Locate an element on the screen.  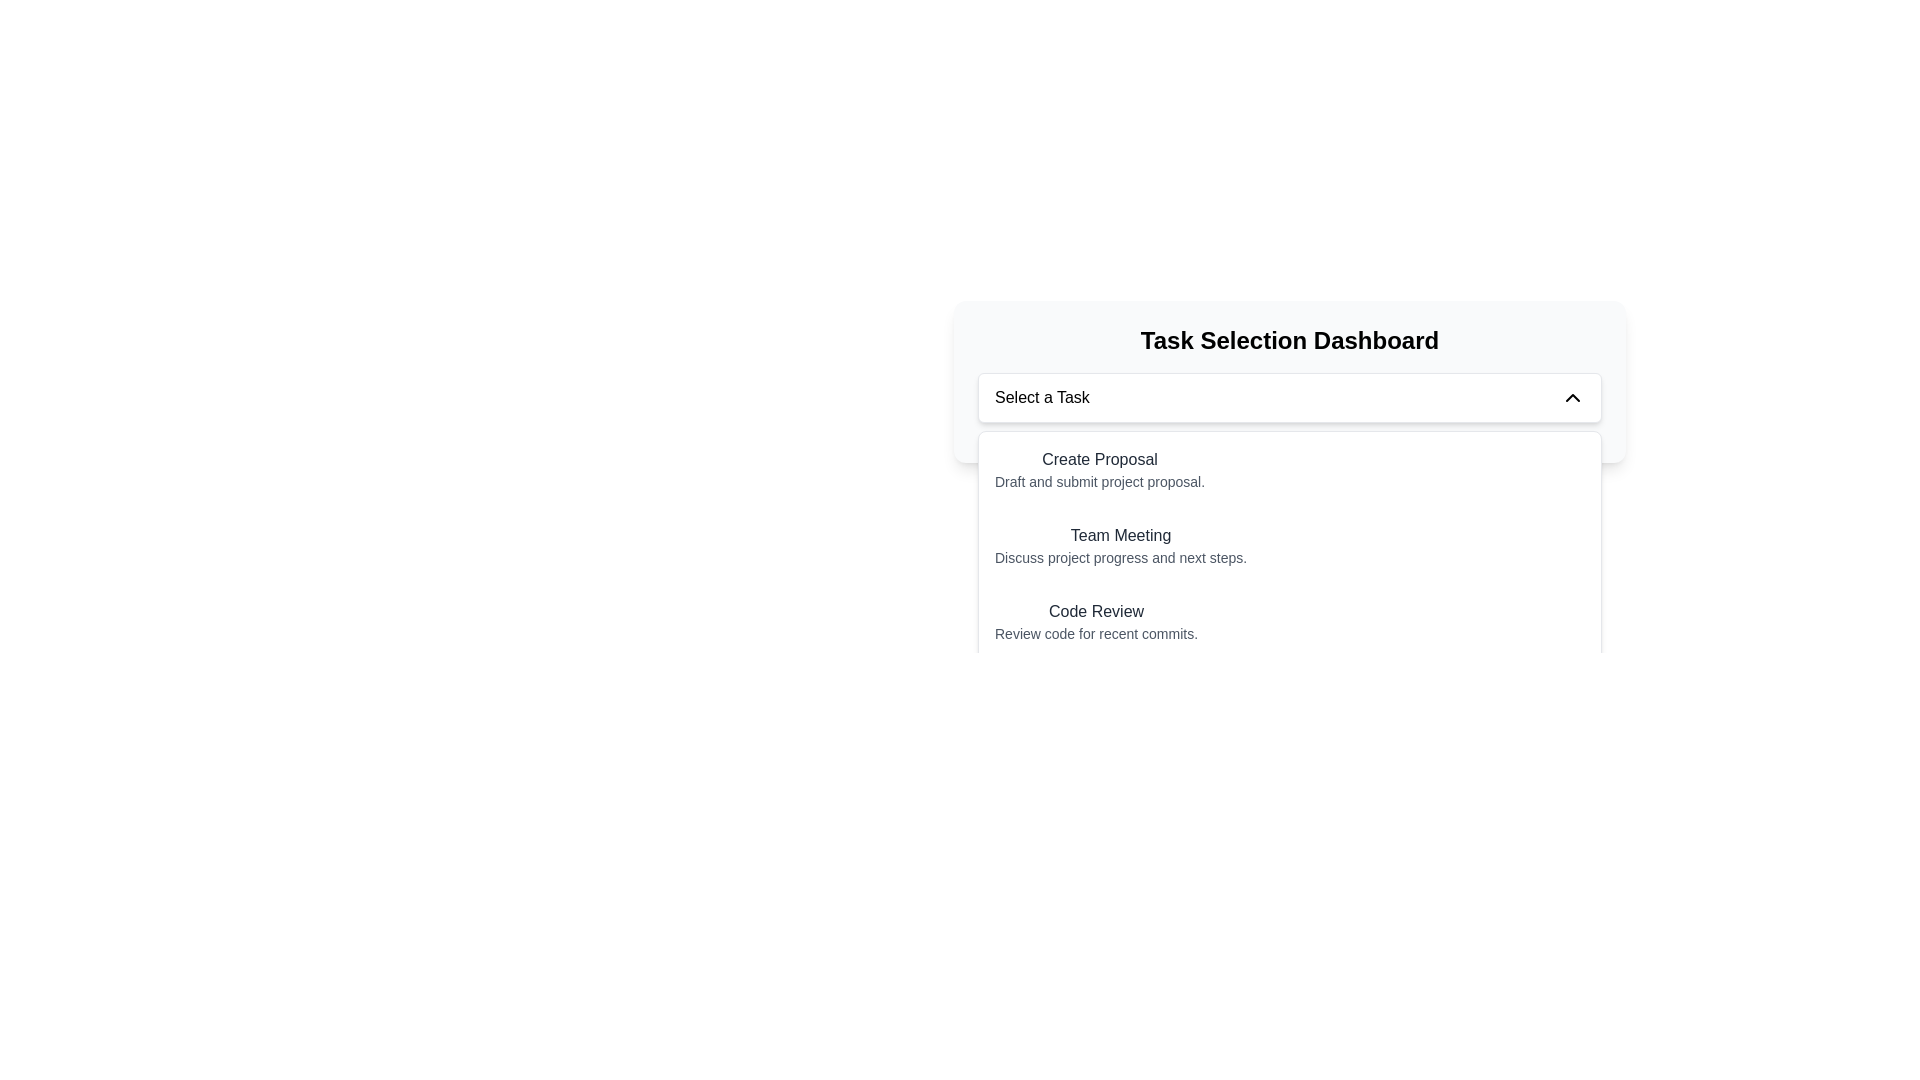
the Text block titled 'Code Review' which displays the description 'Review code for recent commits.' This element is the third option in the 'Select a Task' dropdown of the 'Task Selection Dashboard' is located at coordinates (1095, 620).